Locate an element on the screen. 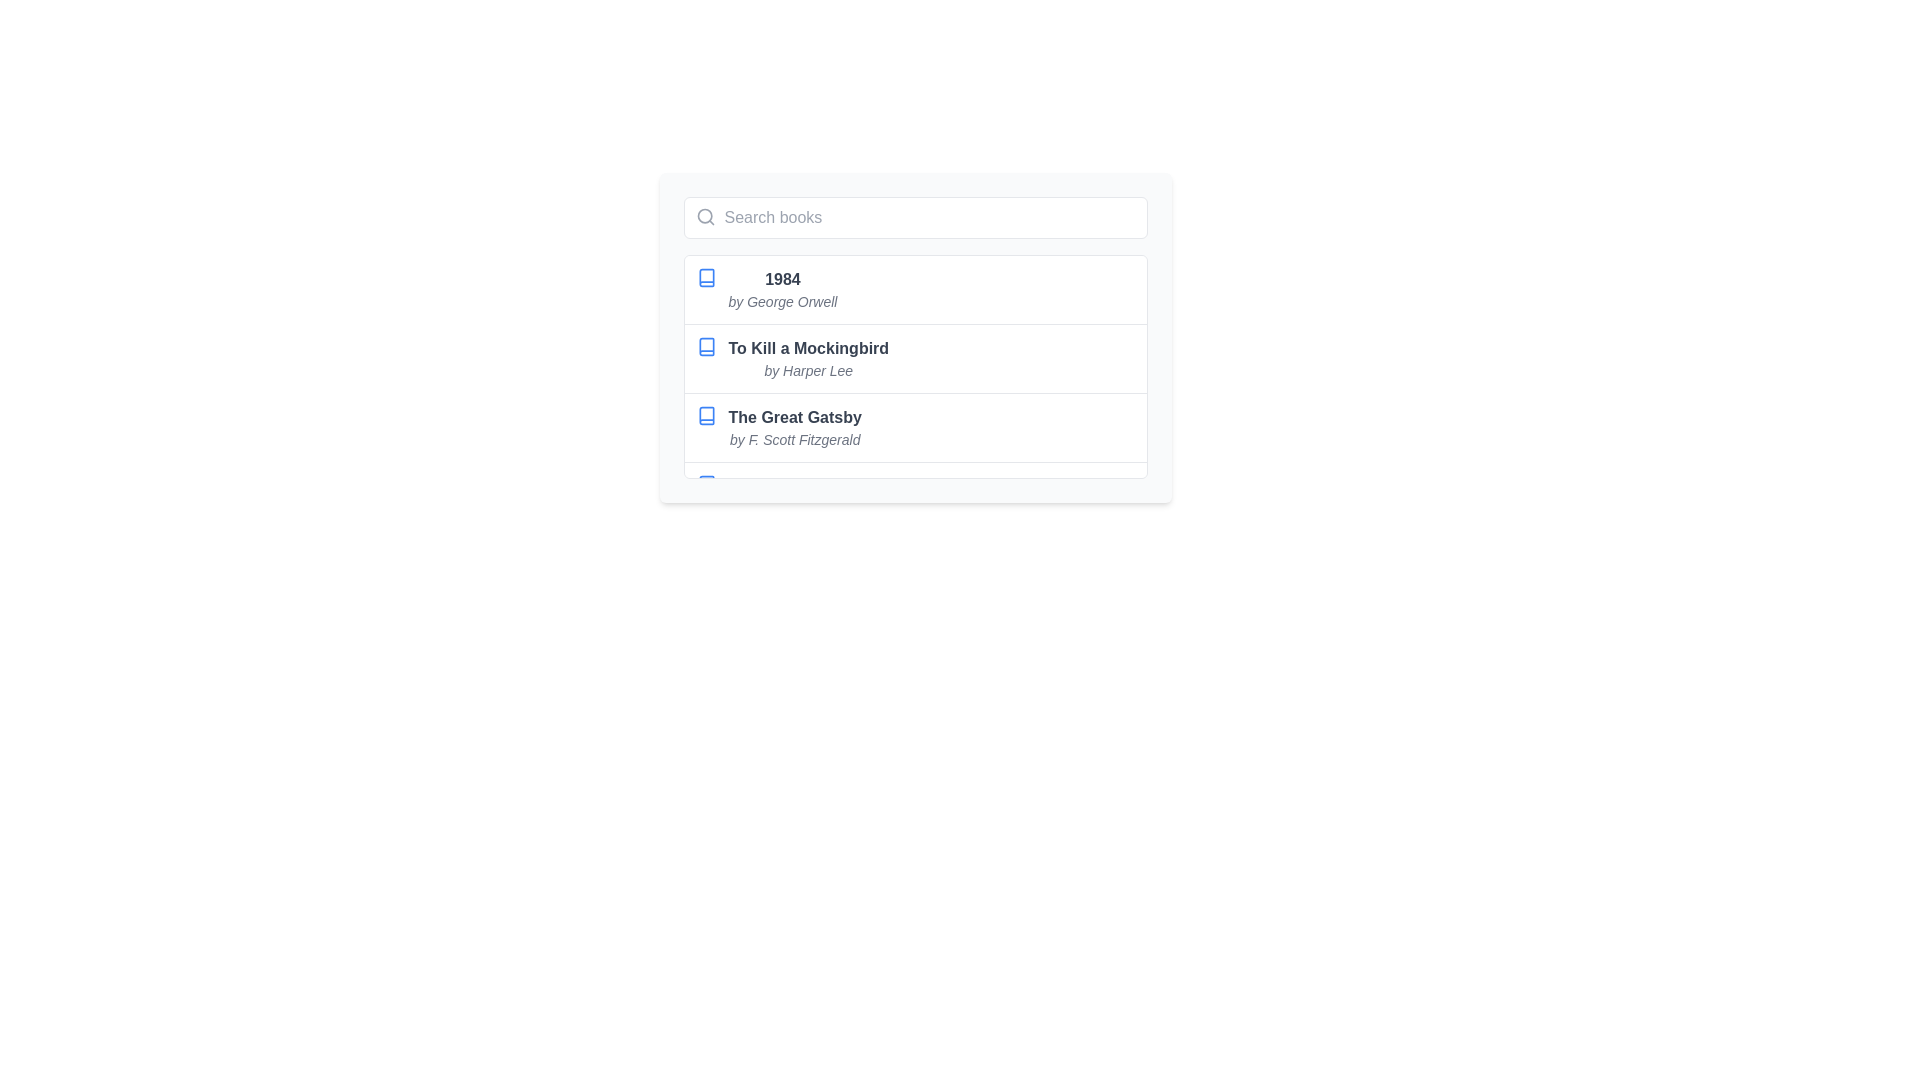 Image resolution: width=1920 pixels, height=1080 pixels. the list item presenting 'To Kill a Mockingbird' by Harper Lee is located at coordinates (914, 357).